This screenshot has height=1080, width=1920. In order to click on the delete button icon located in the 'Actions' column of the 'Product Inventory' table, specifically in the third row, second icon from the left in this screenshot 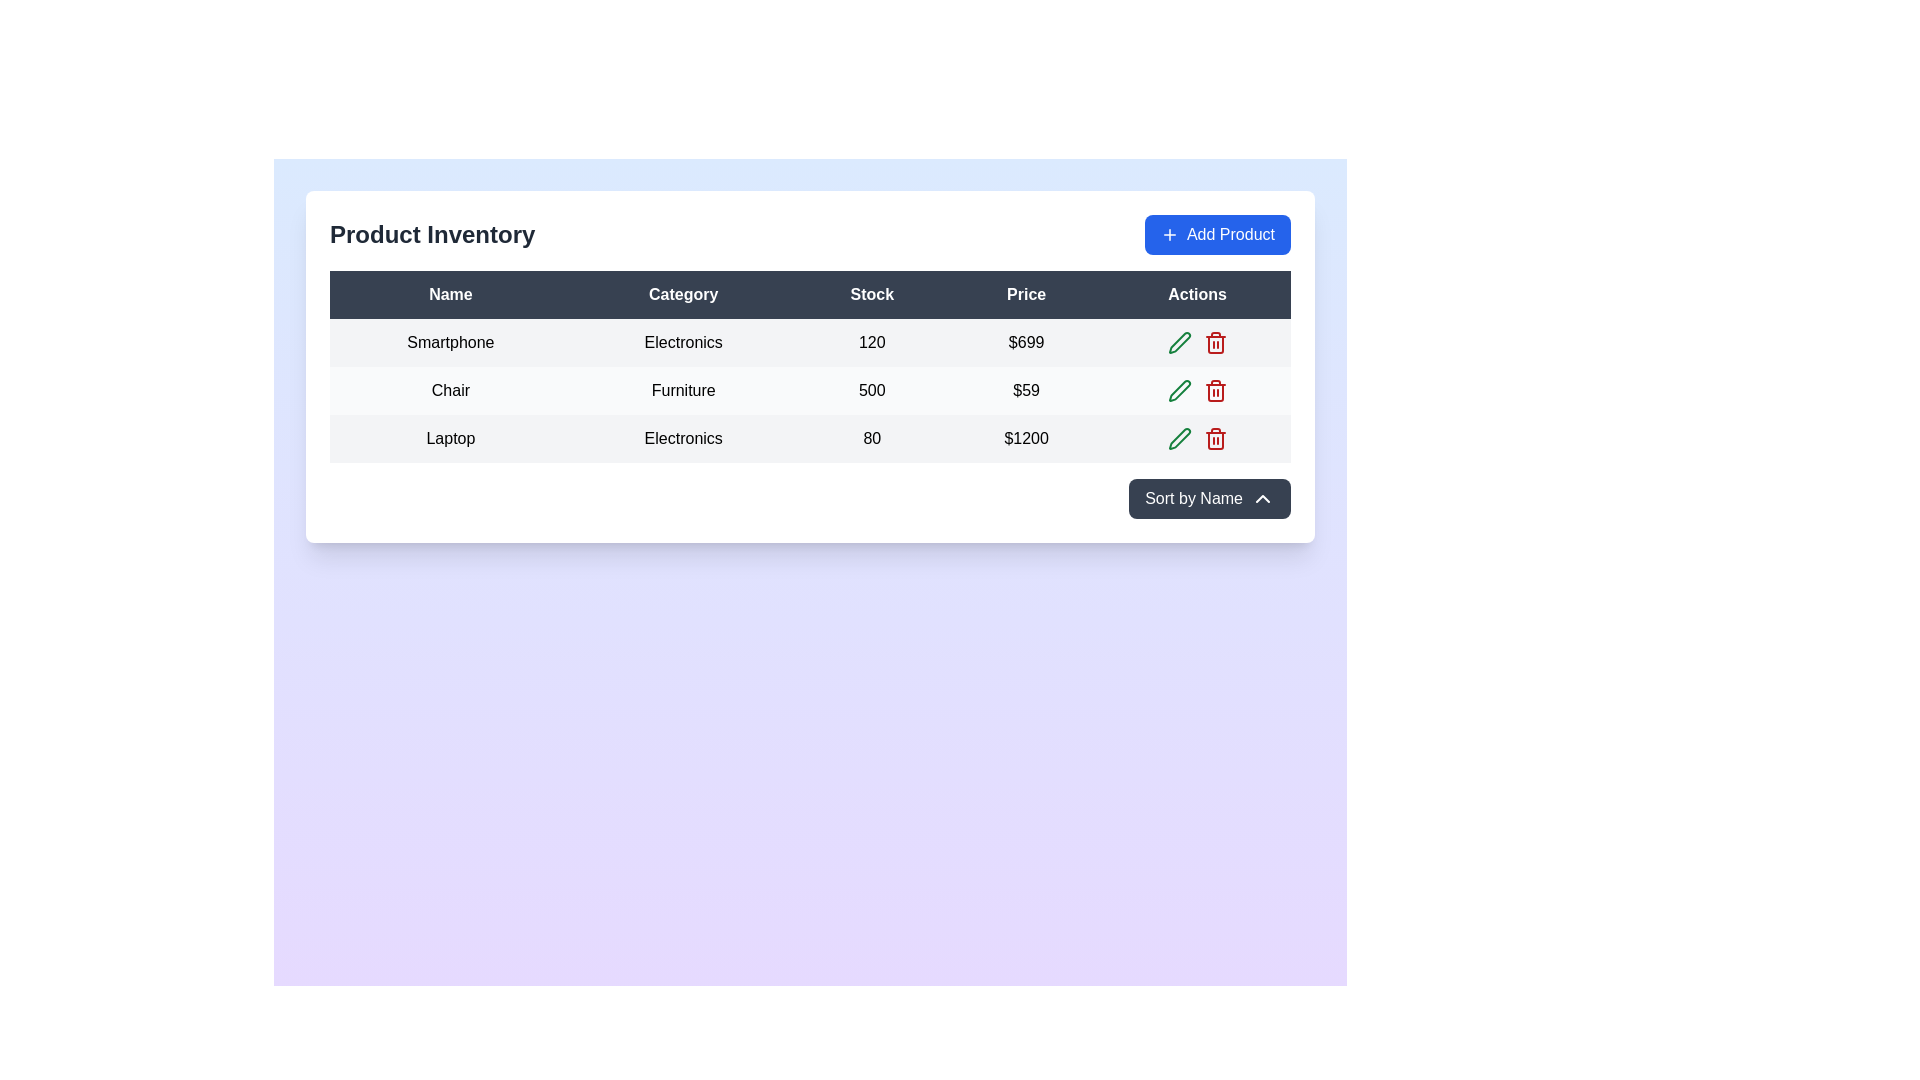, I will do `click(1214, 342)`.